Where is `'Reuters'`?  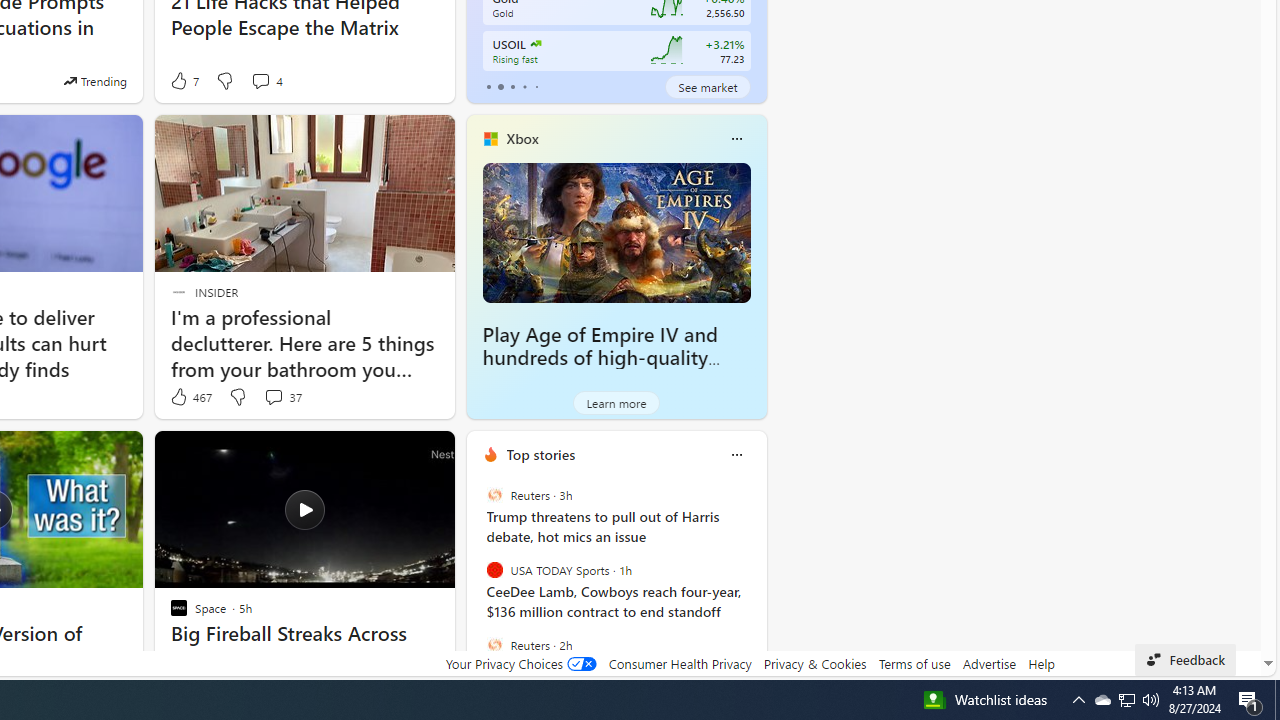
'Reuters' is located at coordinates (494, 644).